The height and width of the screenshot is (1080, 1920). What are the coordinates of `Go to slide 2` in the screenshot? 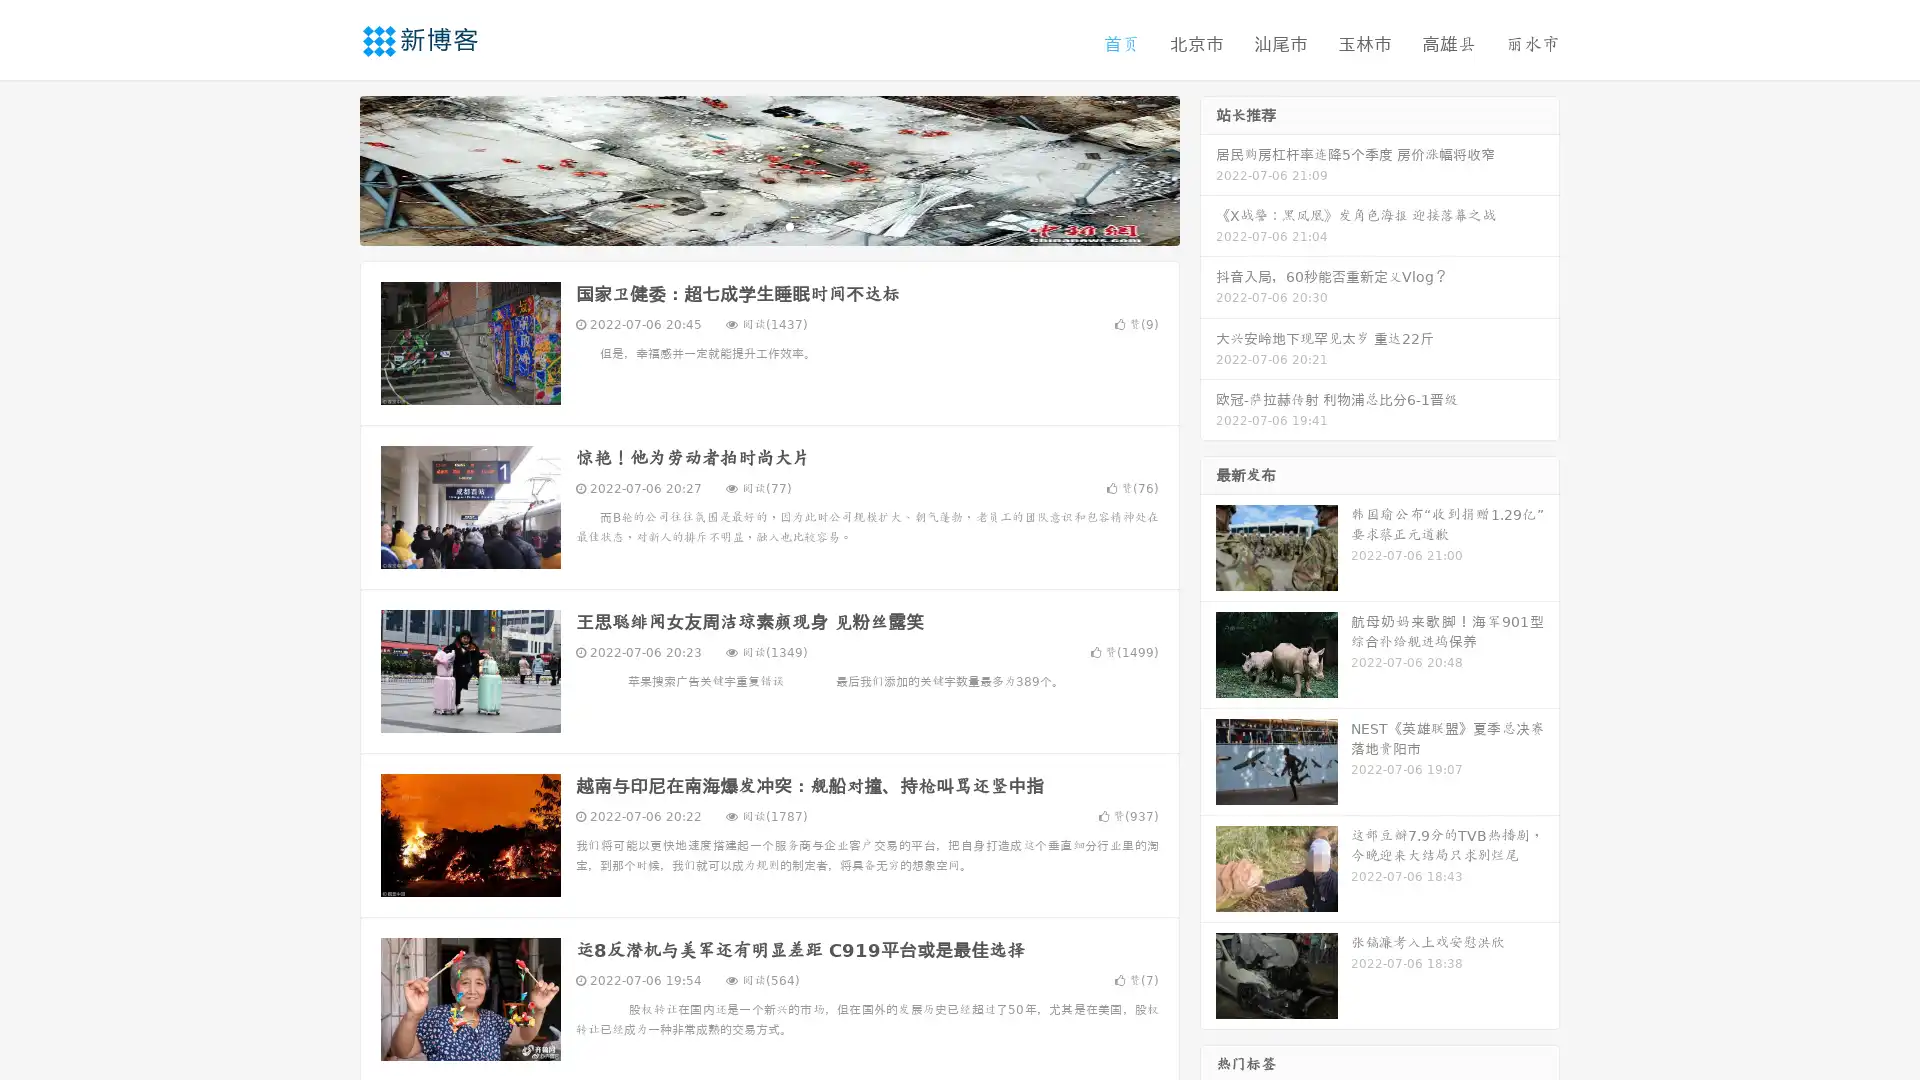 It's located at (768, 225).